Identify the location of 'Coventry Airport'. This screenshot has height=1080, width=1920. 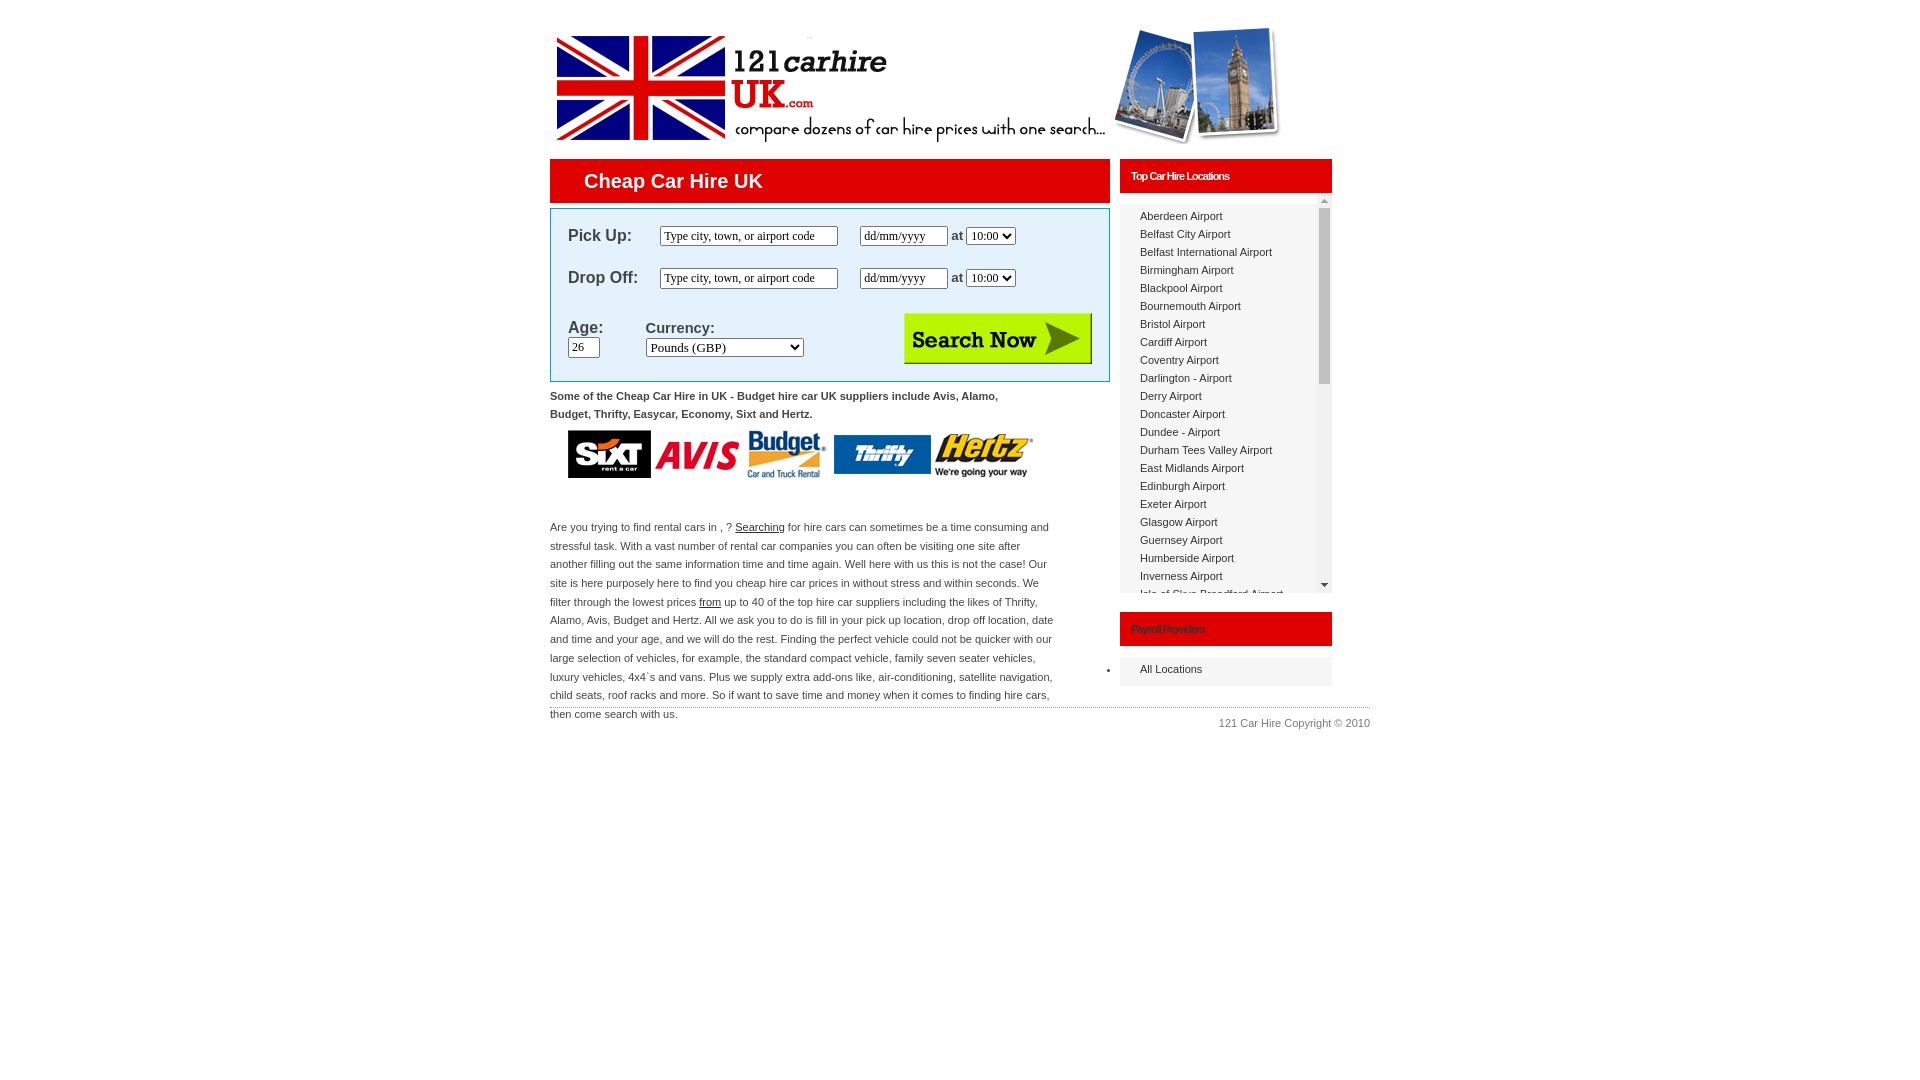
(1179, 358).